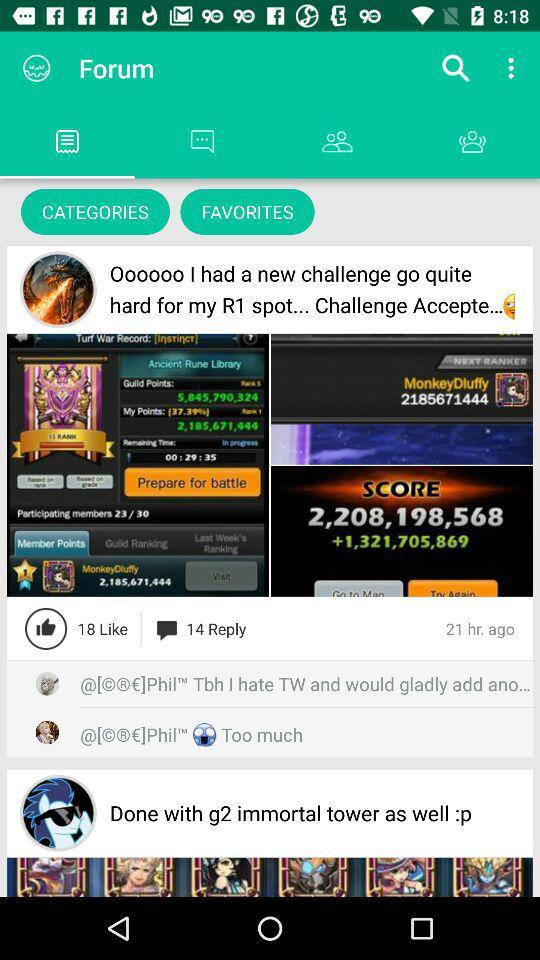 The image size is (540, 960). Describe the element at coordinates (94, 211) in the screenshot. I see `the item to the left of the favorites` at that location.